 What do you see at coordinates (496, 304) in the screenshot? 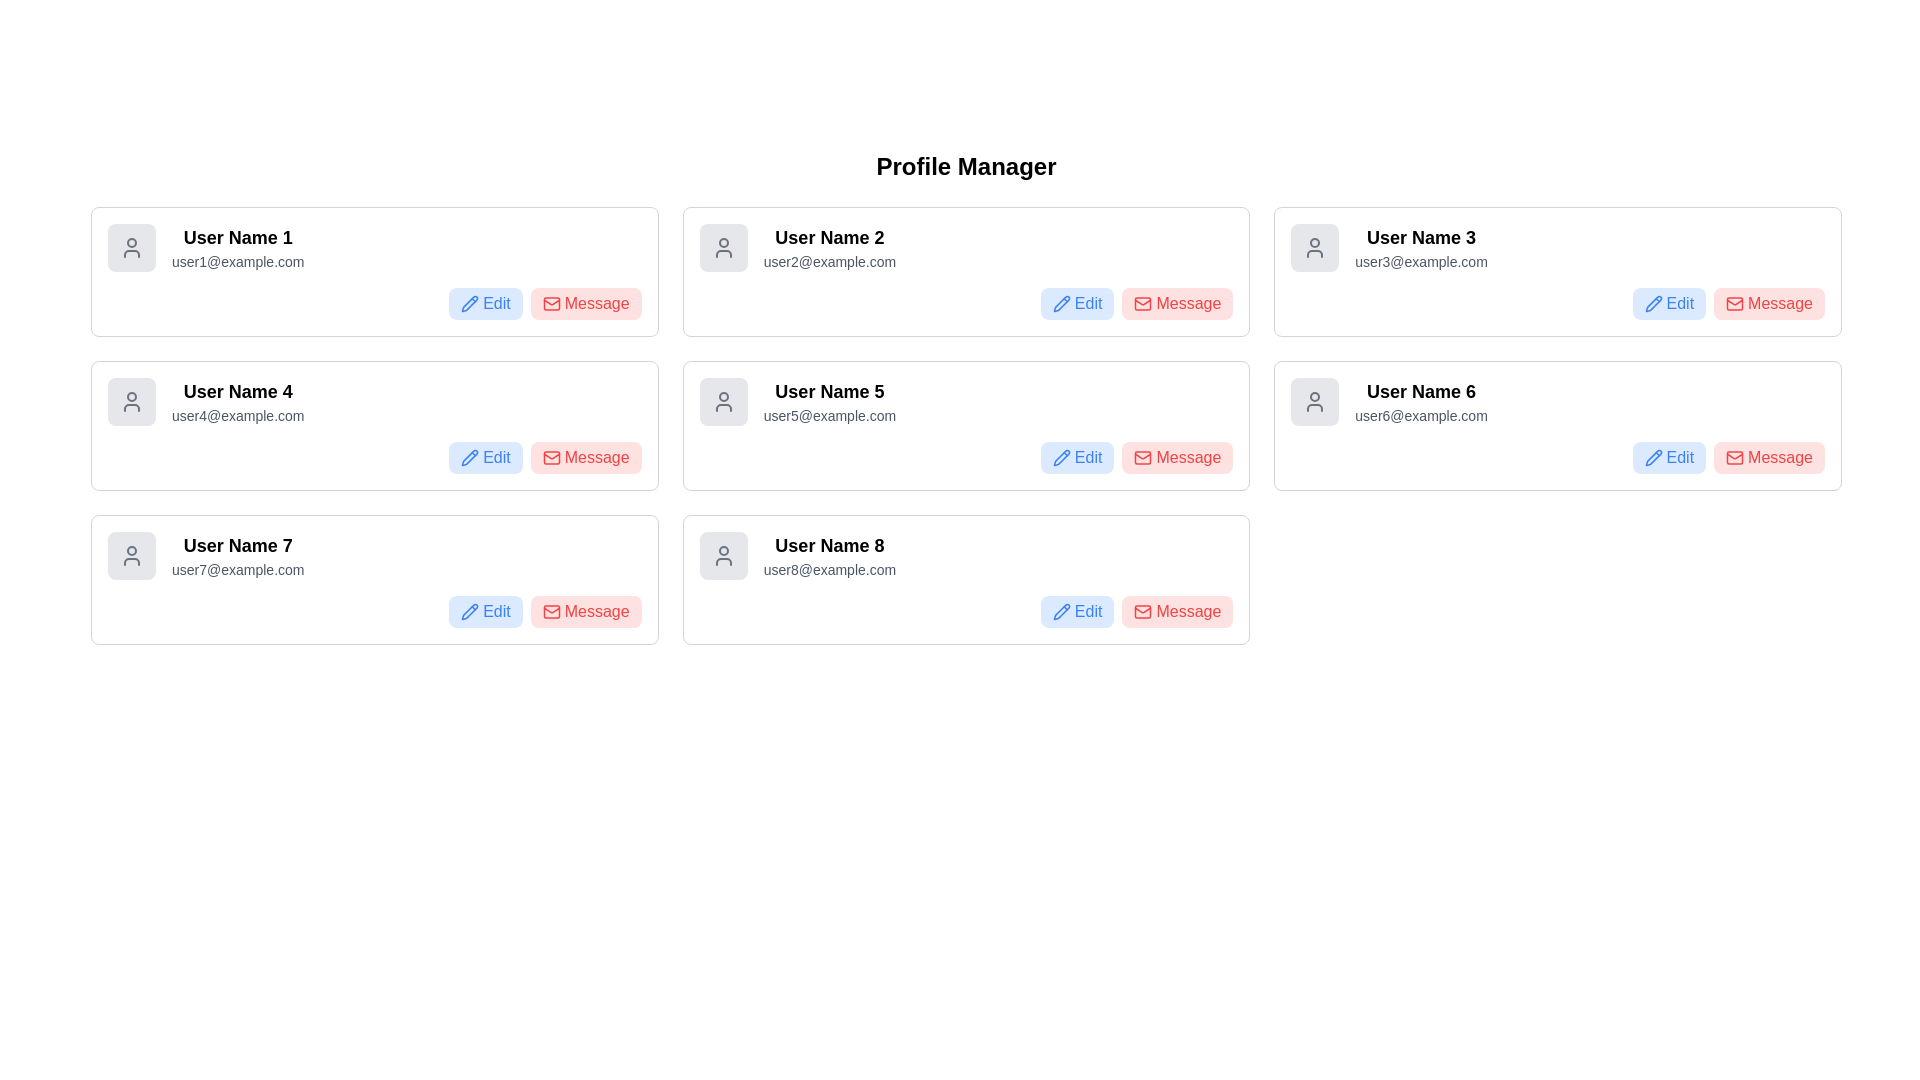
I see `the 'Edit' text label within the button on the 'User Name 1' profile card` at bounding box center [496, 304].